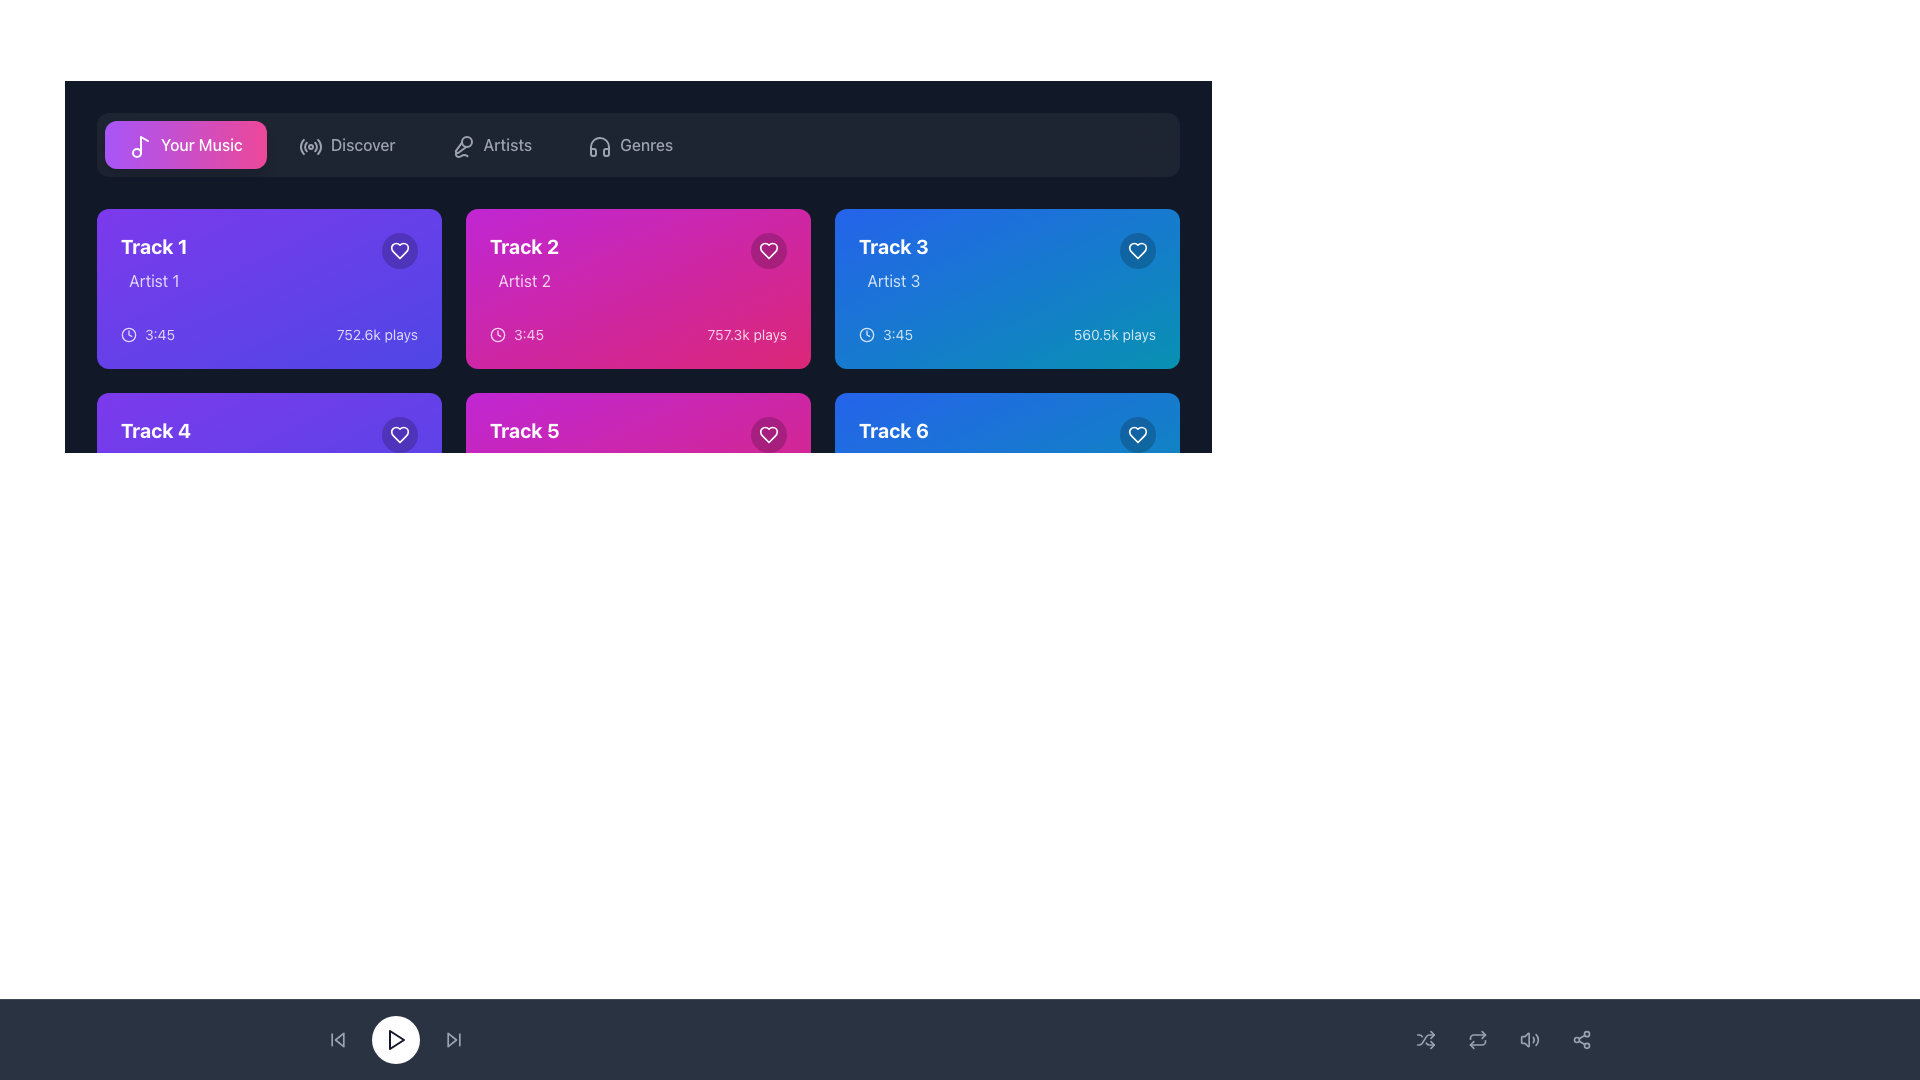 Image resolution: width=1920 pixels, height=1080 pixels. Describe the element at coordinates (1529, 1039) in the screenshot. I see `the speaker icon button in the bottom control panel` at that location.